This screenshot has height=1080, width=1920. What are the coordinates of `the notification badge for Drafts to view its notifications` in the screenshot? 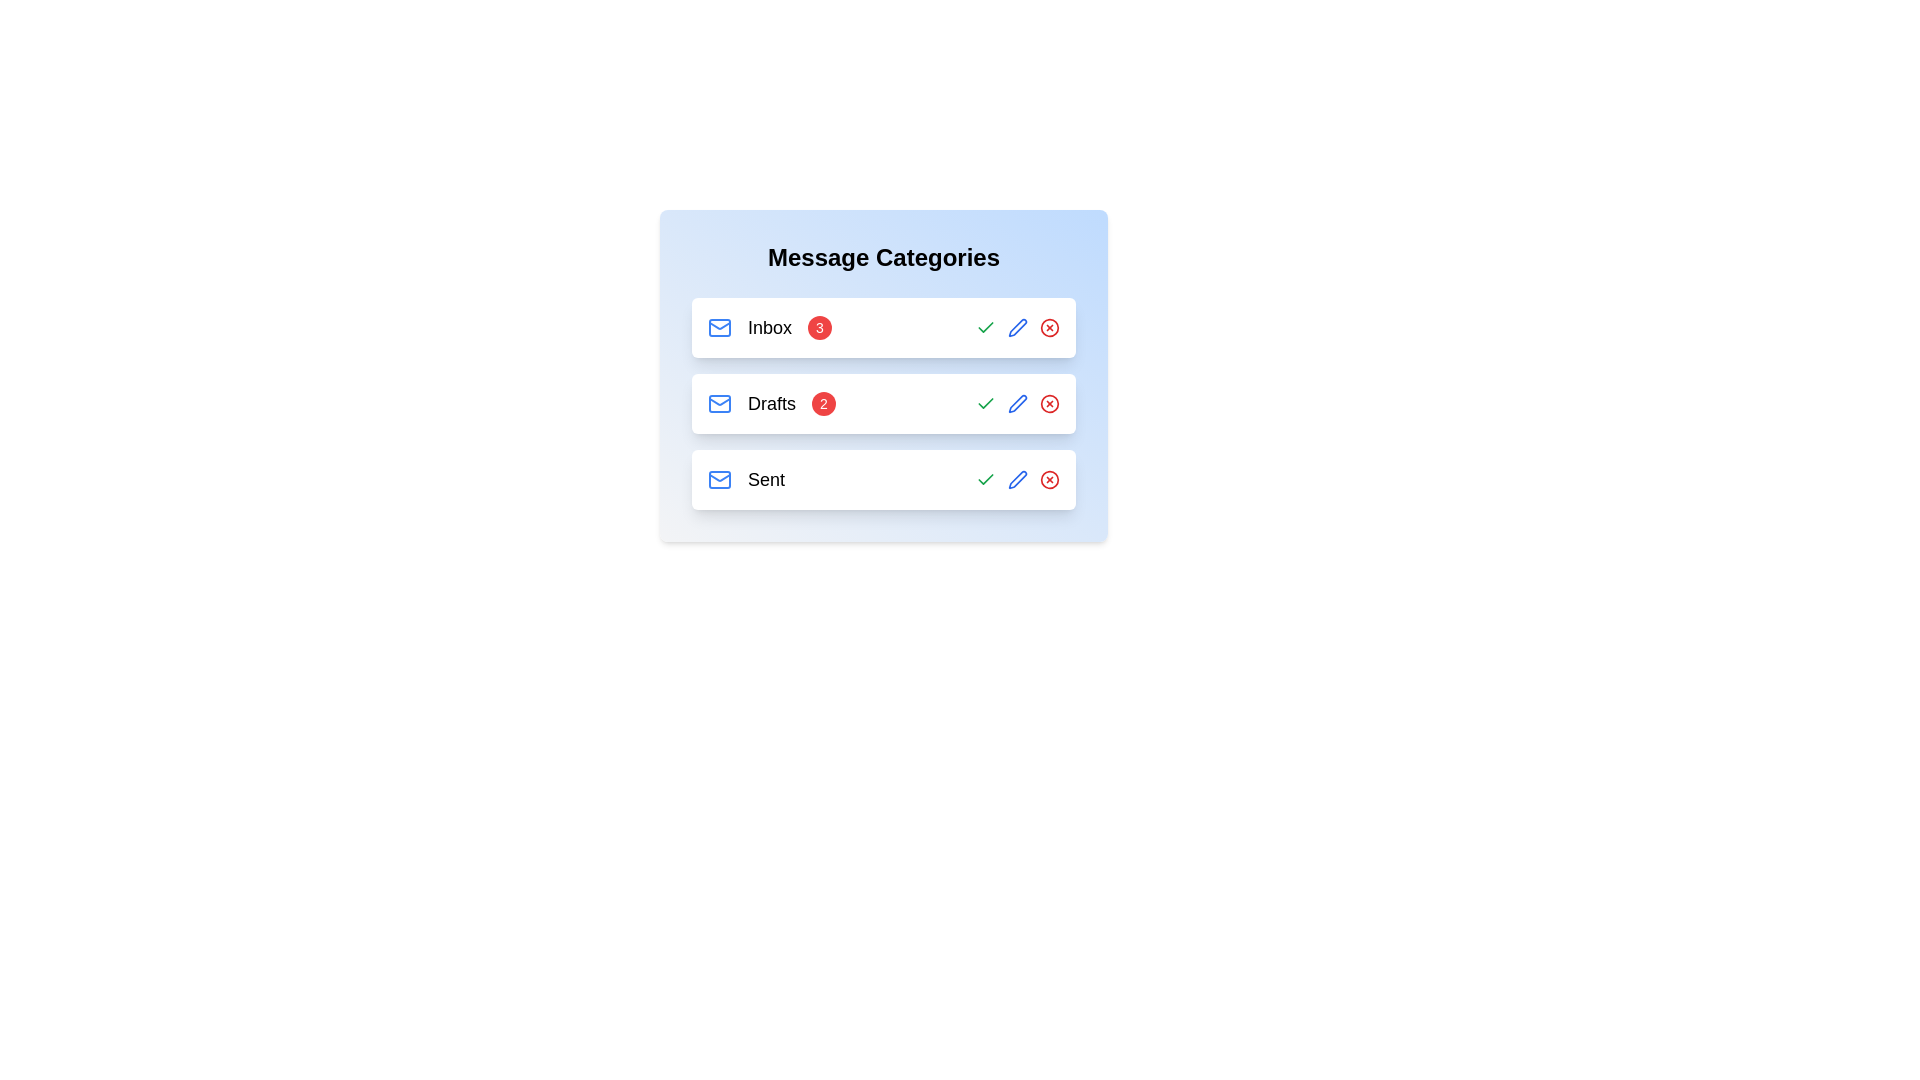 It's located at (823, 404).